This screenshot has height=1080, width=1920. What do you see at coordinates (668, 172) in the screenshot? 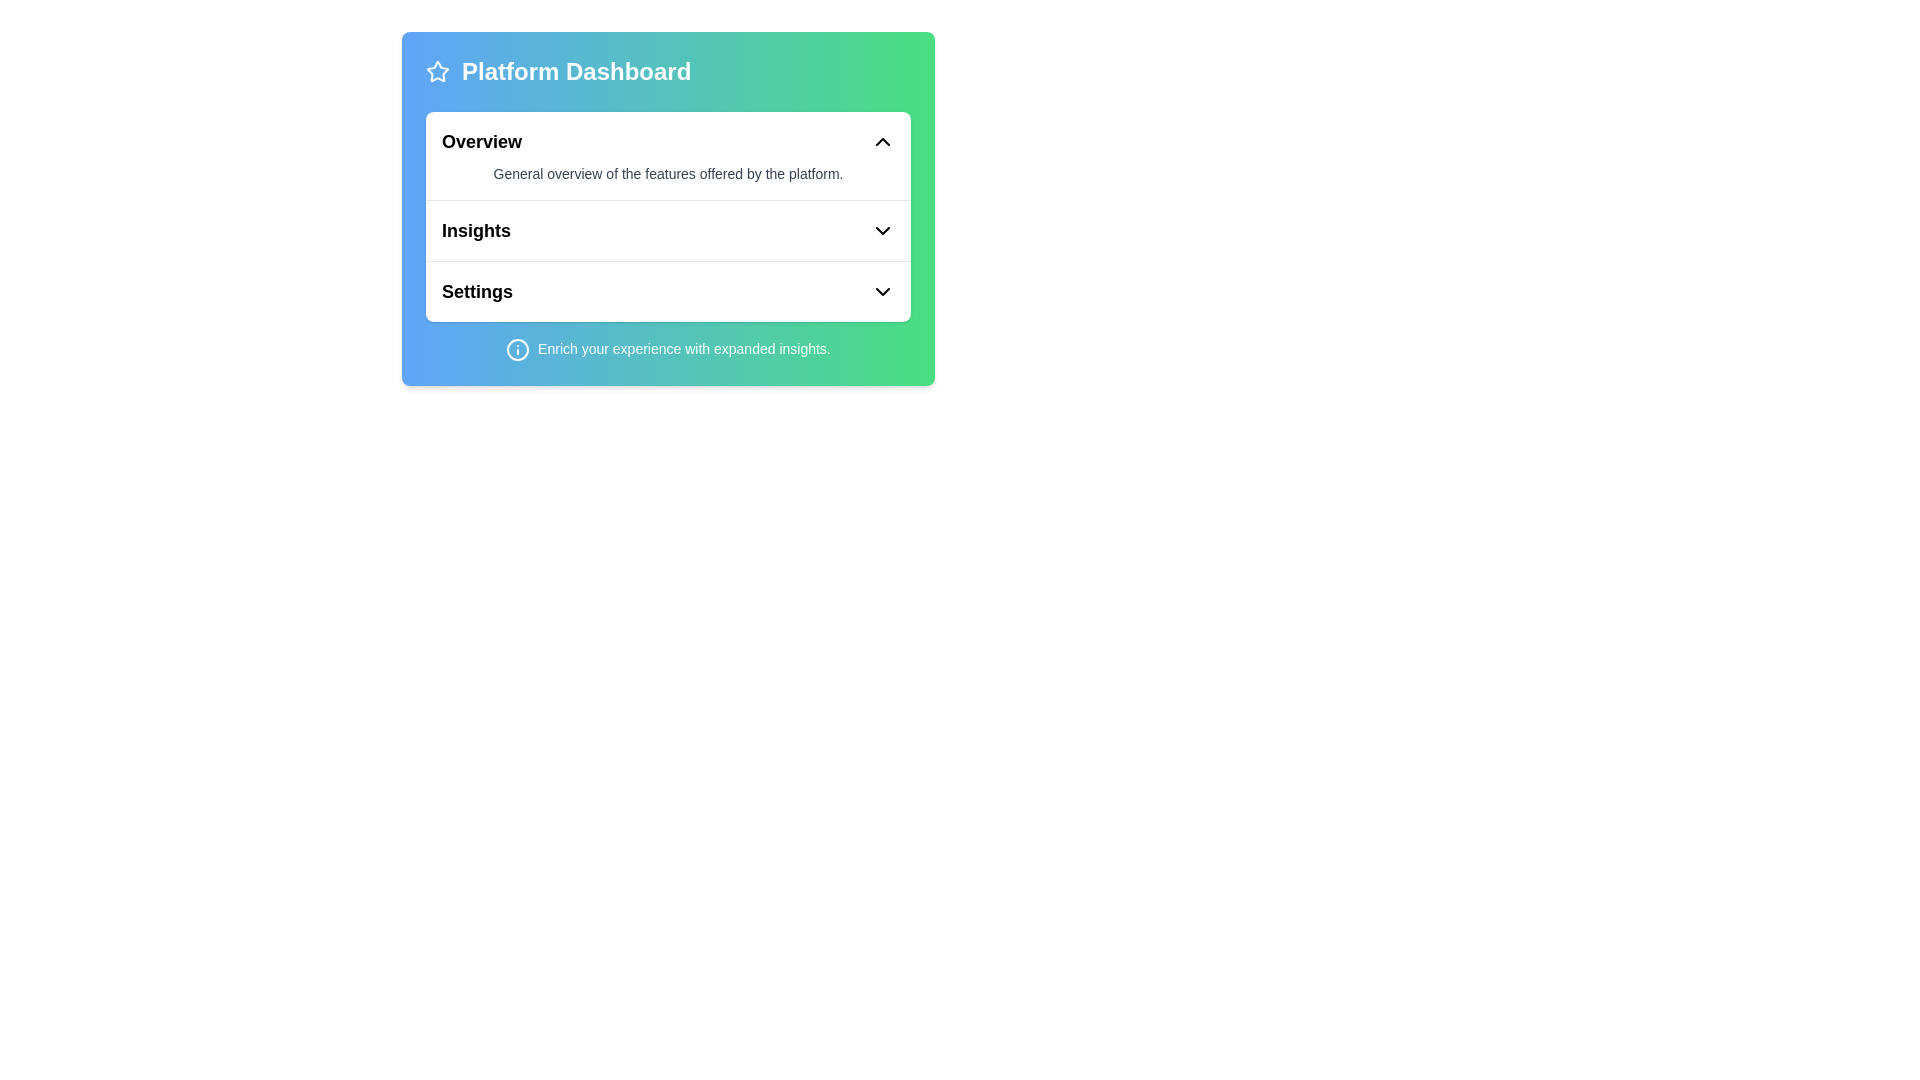
I see `the text label reading 'General overview of the features offered by the platform.', which is styled in a smaller gray font and positioned directly below the 'Overview' header` at bounding box center [668, 172].